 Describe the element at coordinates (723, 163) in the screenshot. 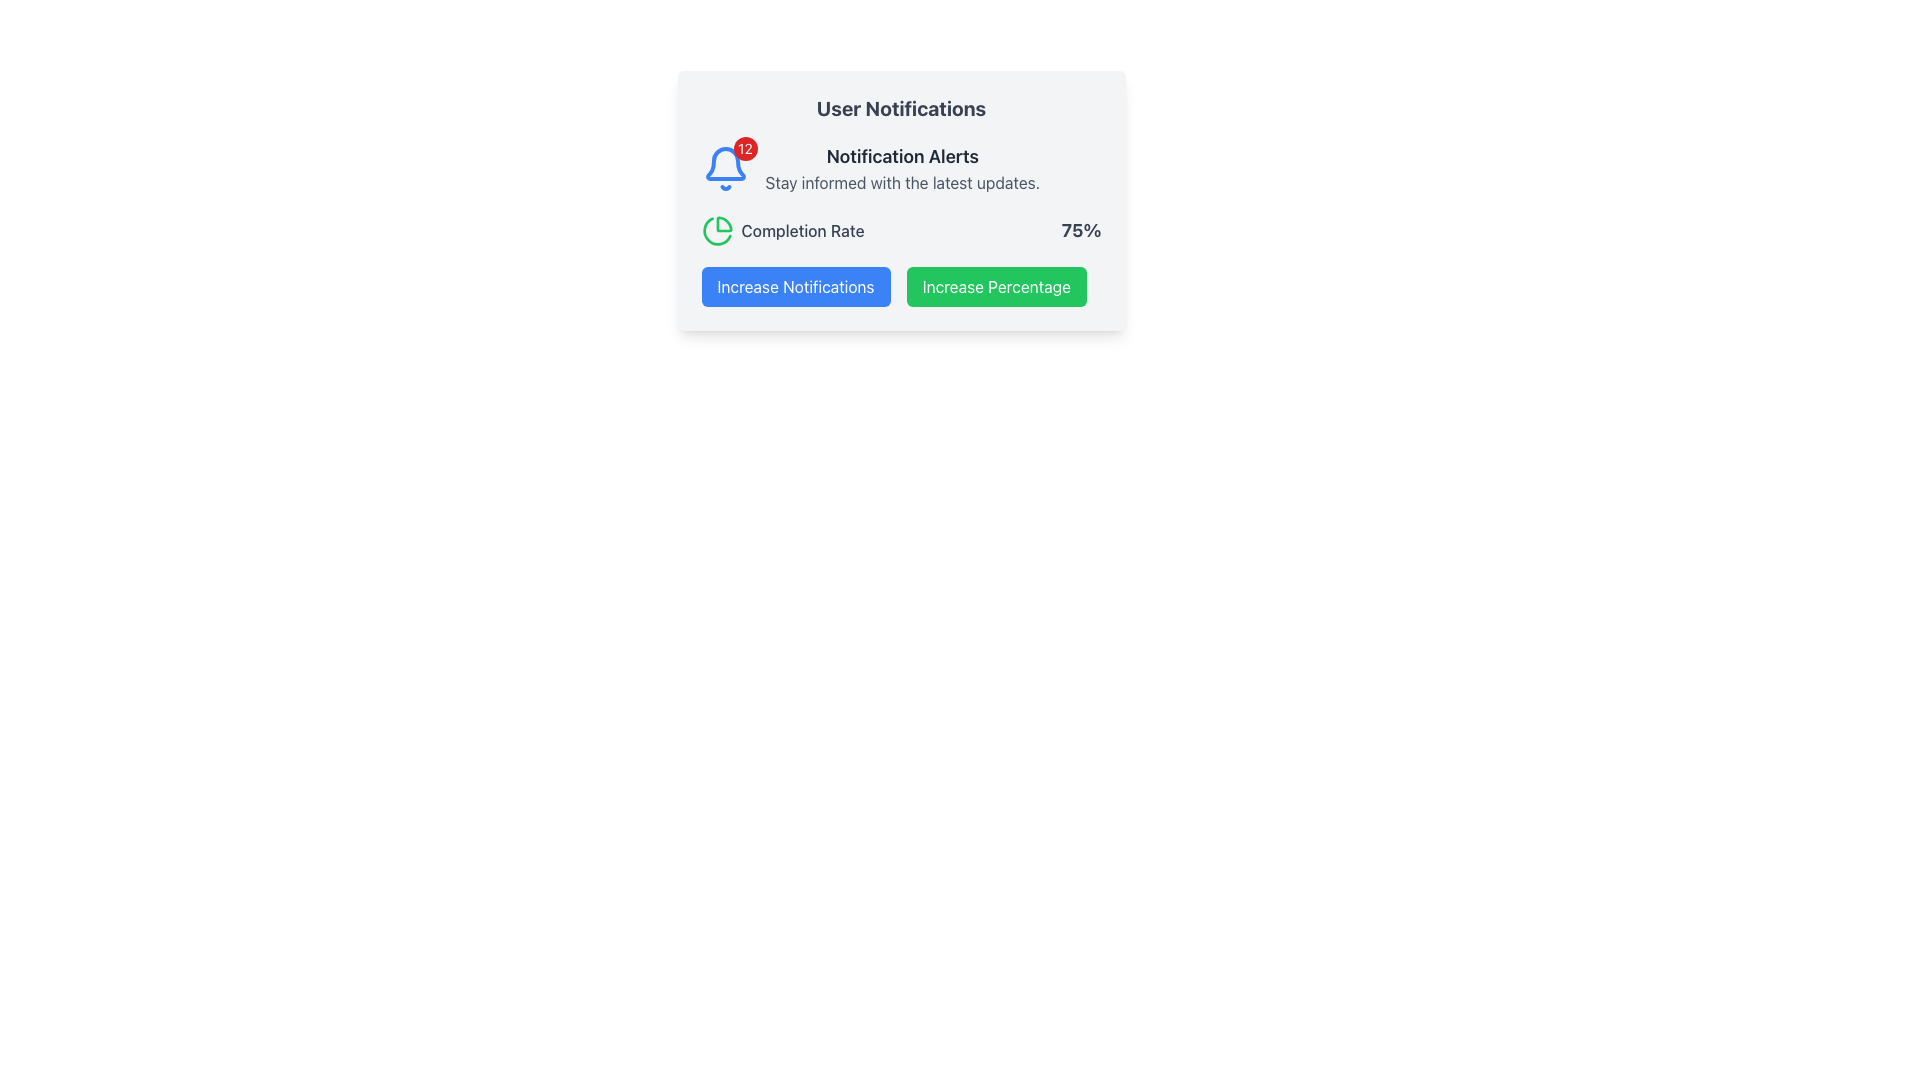

I see `the notification icon representing the bell outline, which signifies notification alerts, as part of the notification system` at that location.